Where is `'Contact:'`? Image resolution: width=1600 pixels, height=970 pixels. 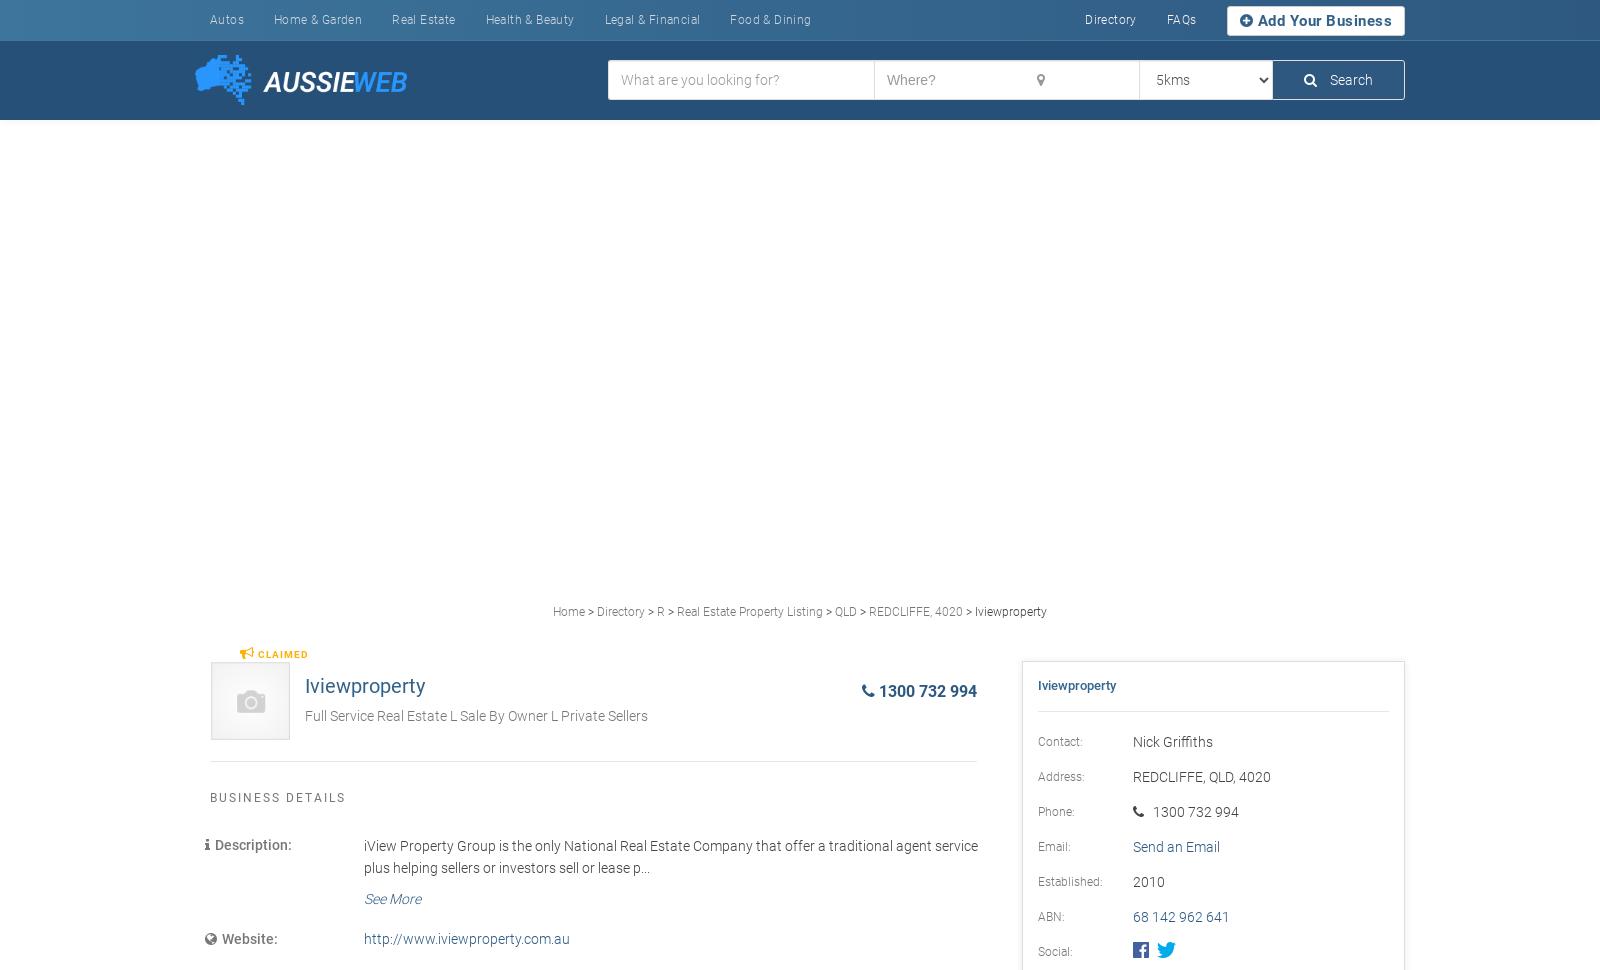 'Contact:' is located at coordinates (1059, 739).